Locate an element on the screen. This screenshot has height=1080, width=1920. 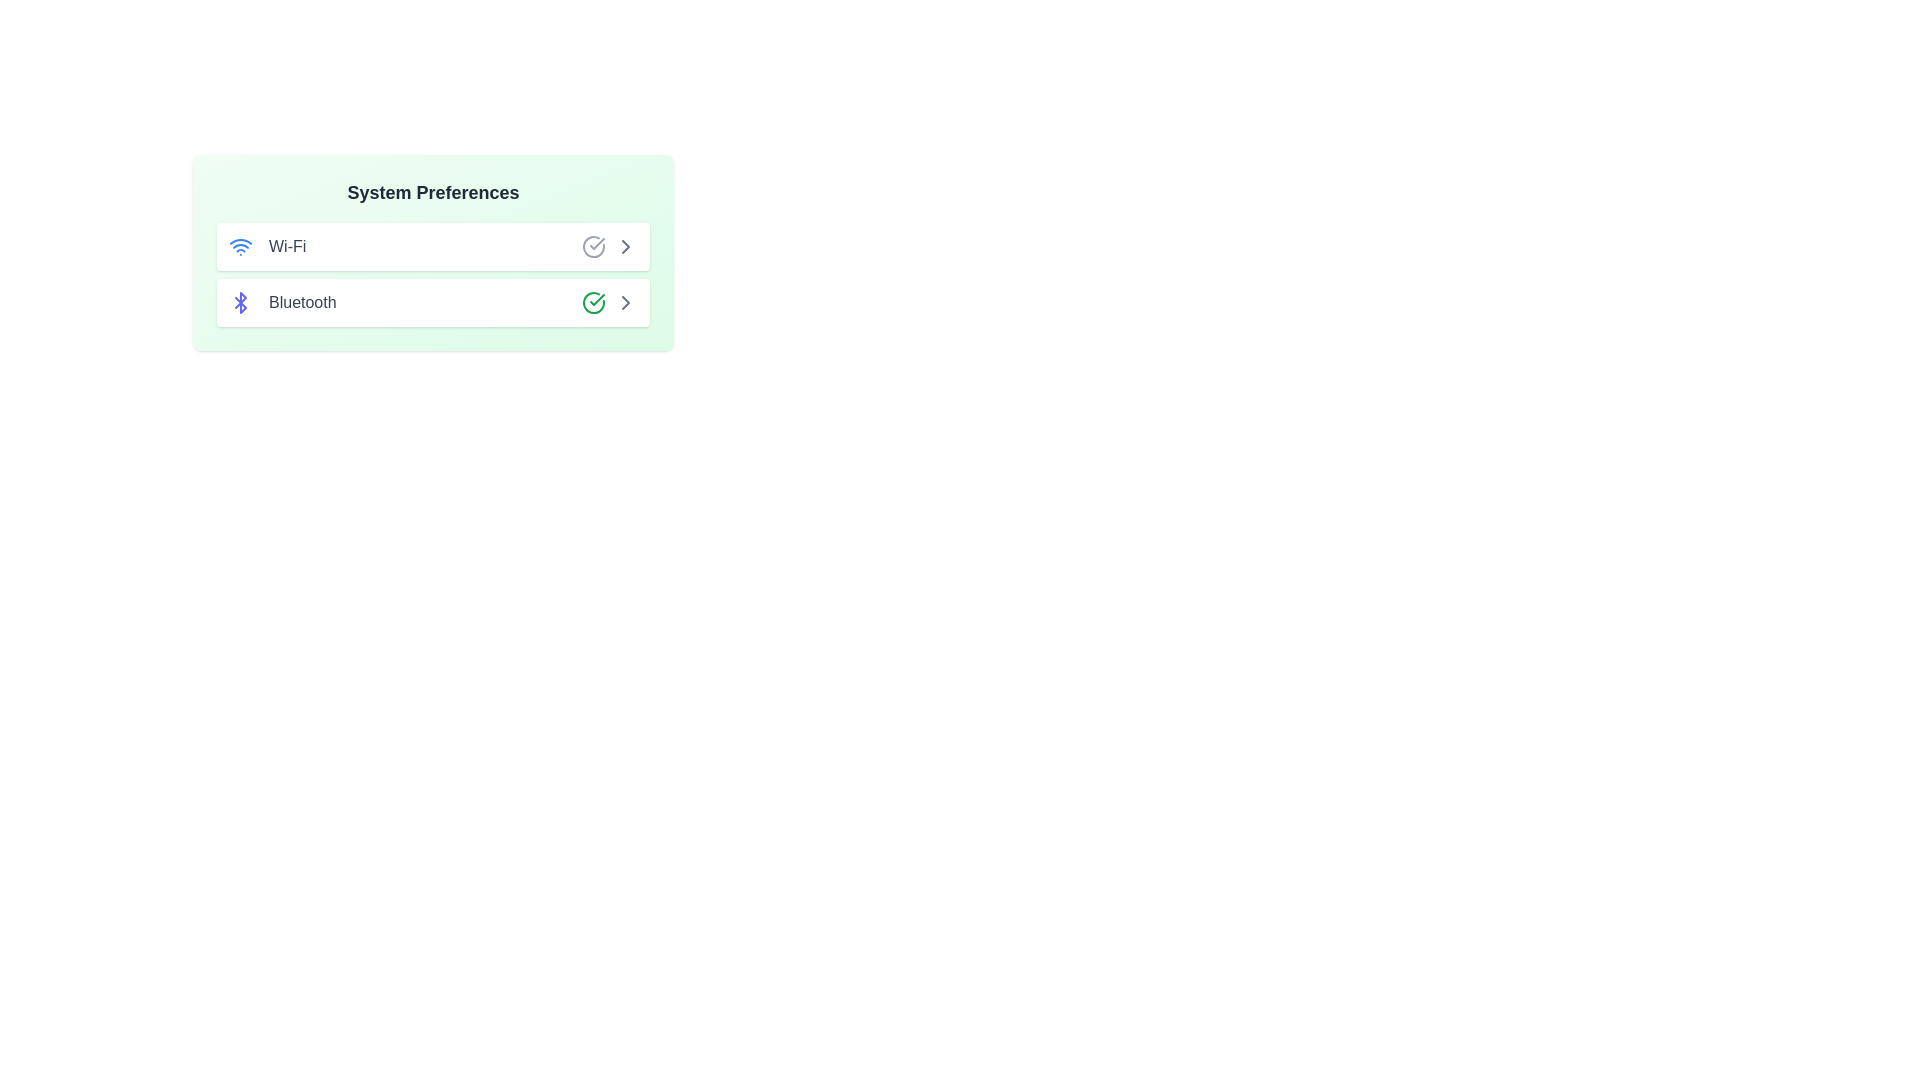
the title 'System Preferences' is located at coordinates (432, 192).